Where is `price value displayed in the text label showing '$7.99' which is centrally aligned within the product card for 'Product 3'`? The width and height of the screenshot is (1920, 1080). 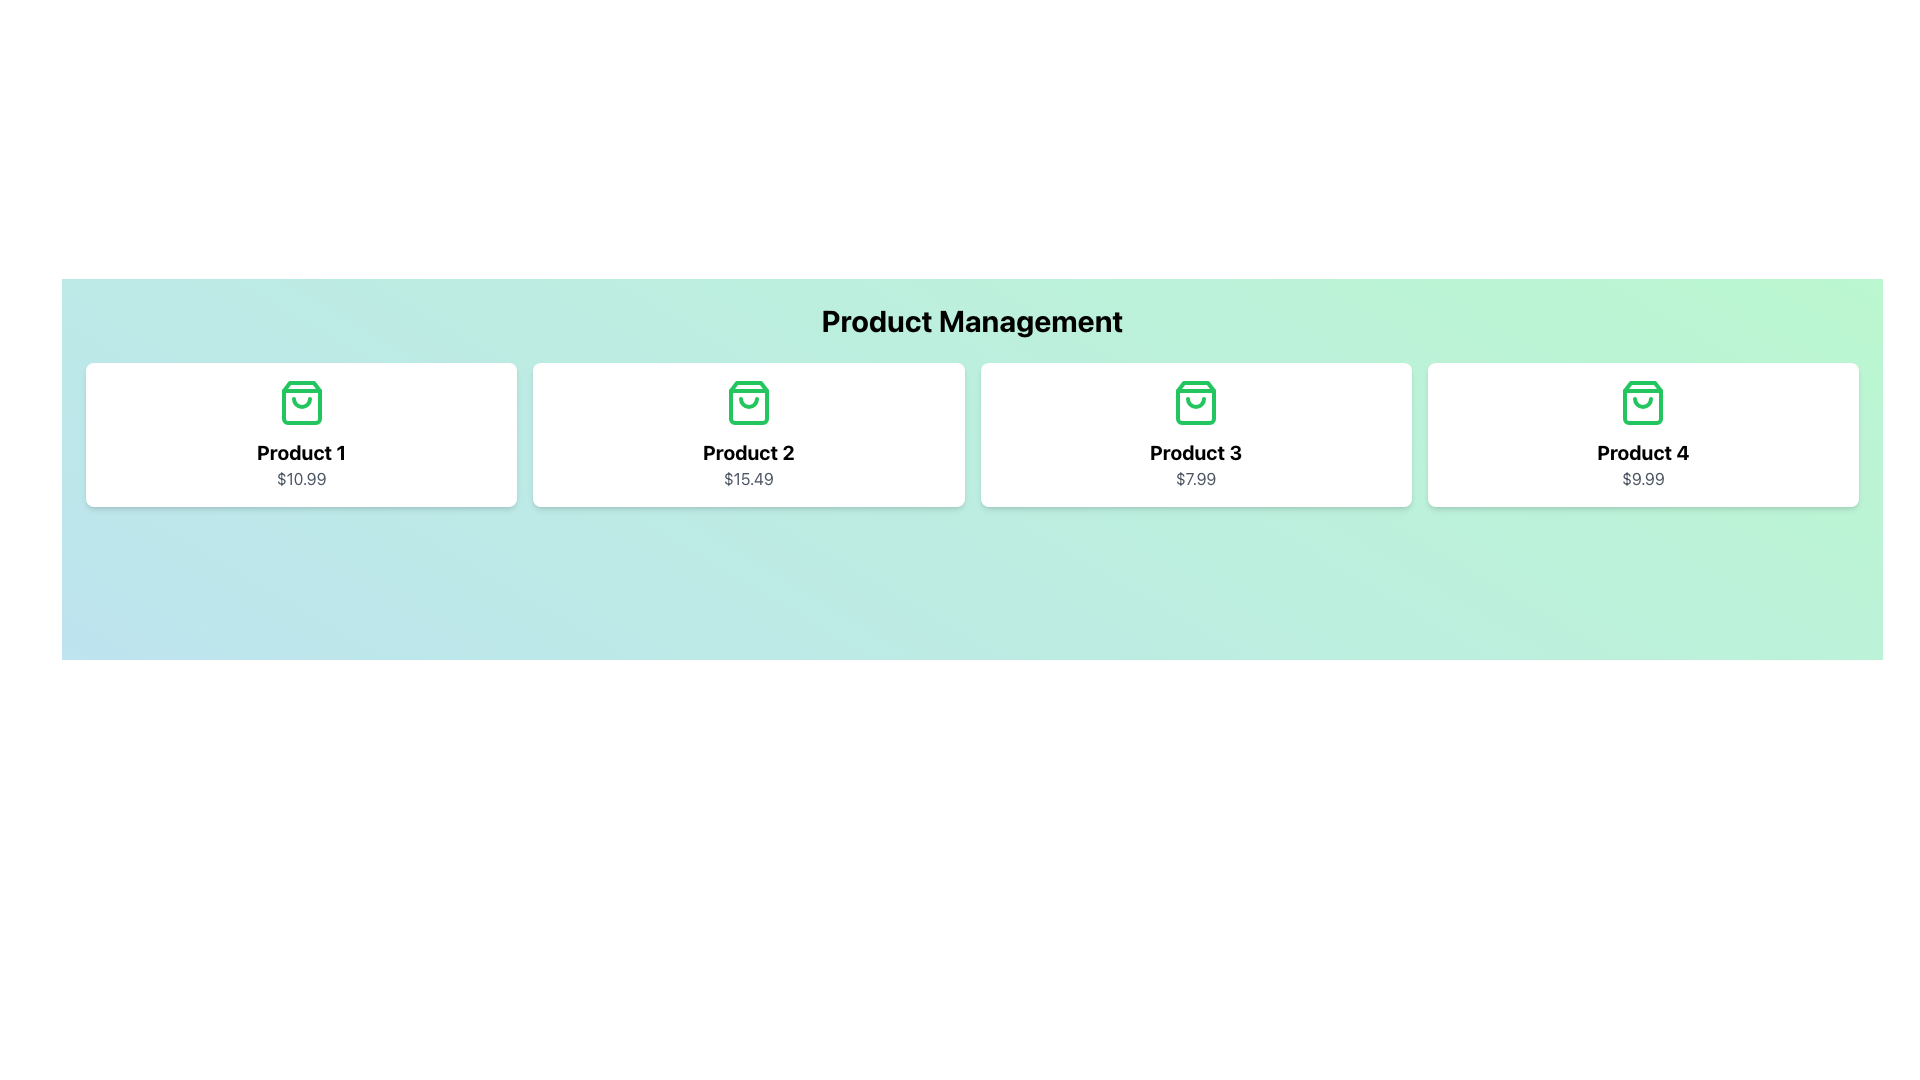 price value displayed in the text label showing '$7.99' which is centrally aligned within the product card for 'Product 3' is located at coordinates (1196, 478).